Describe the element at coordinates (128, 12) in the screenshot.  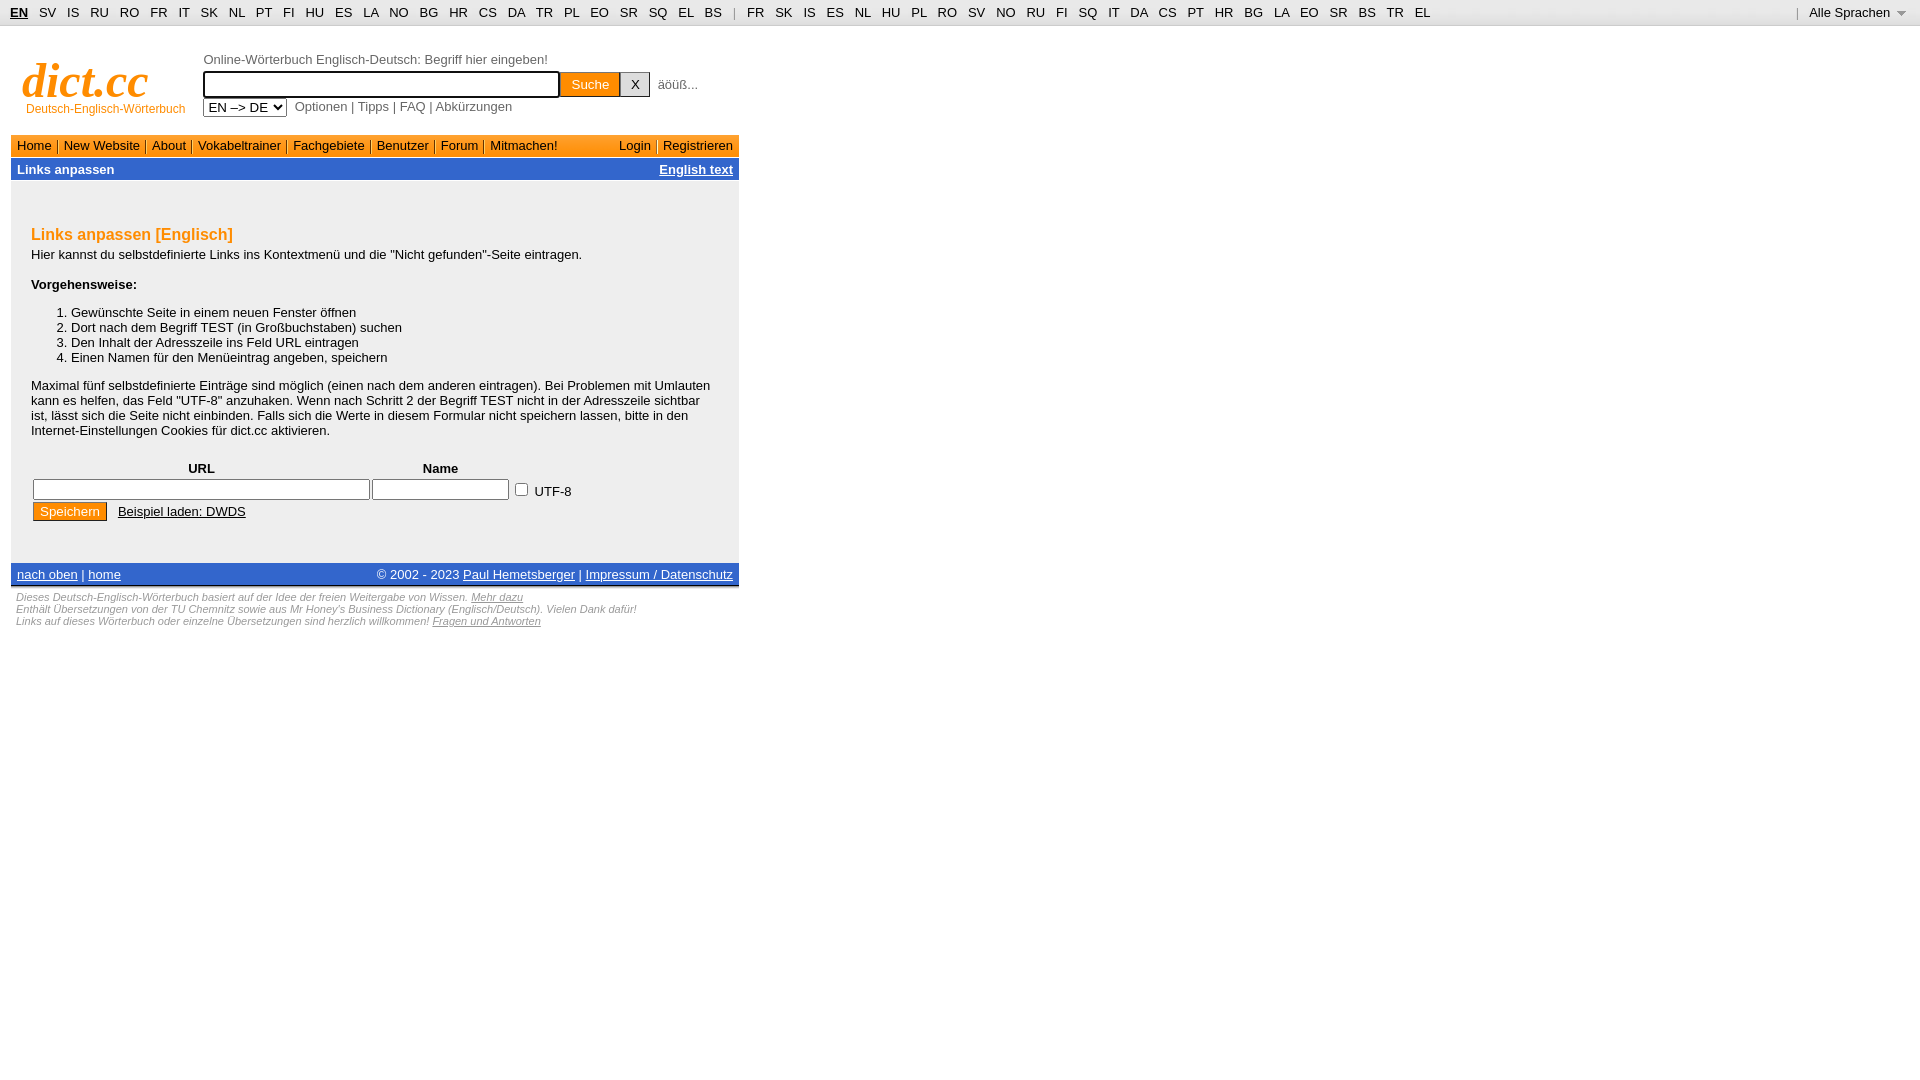
I see `'RO'` at that location.